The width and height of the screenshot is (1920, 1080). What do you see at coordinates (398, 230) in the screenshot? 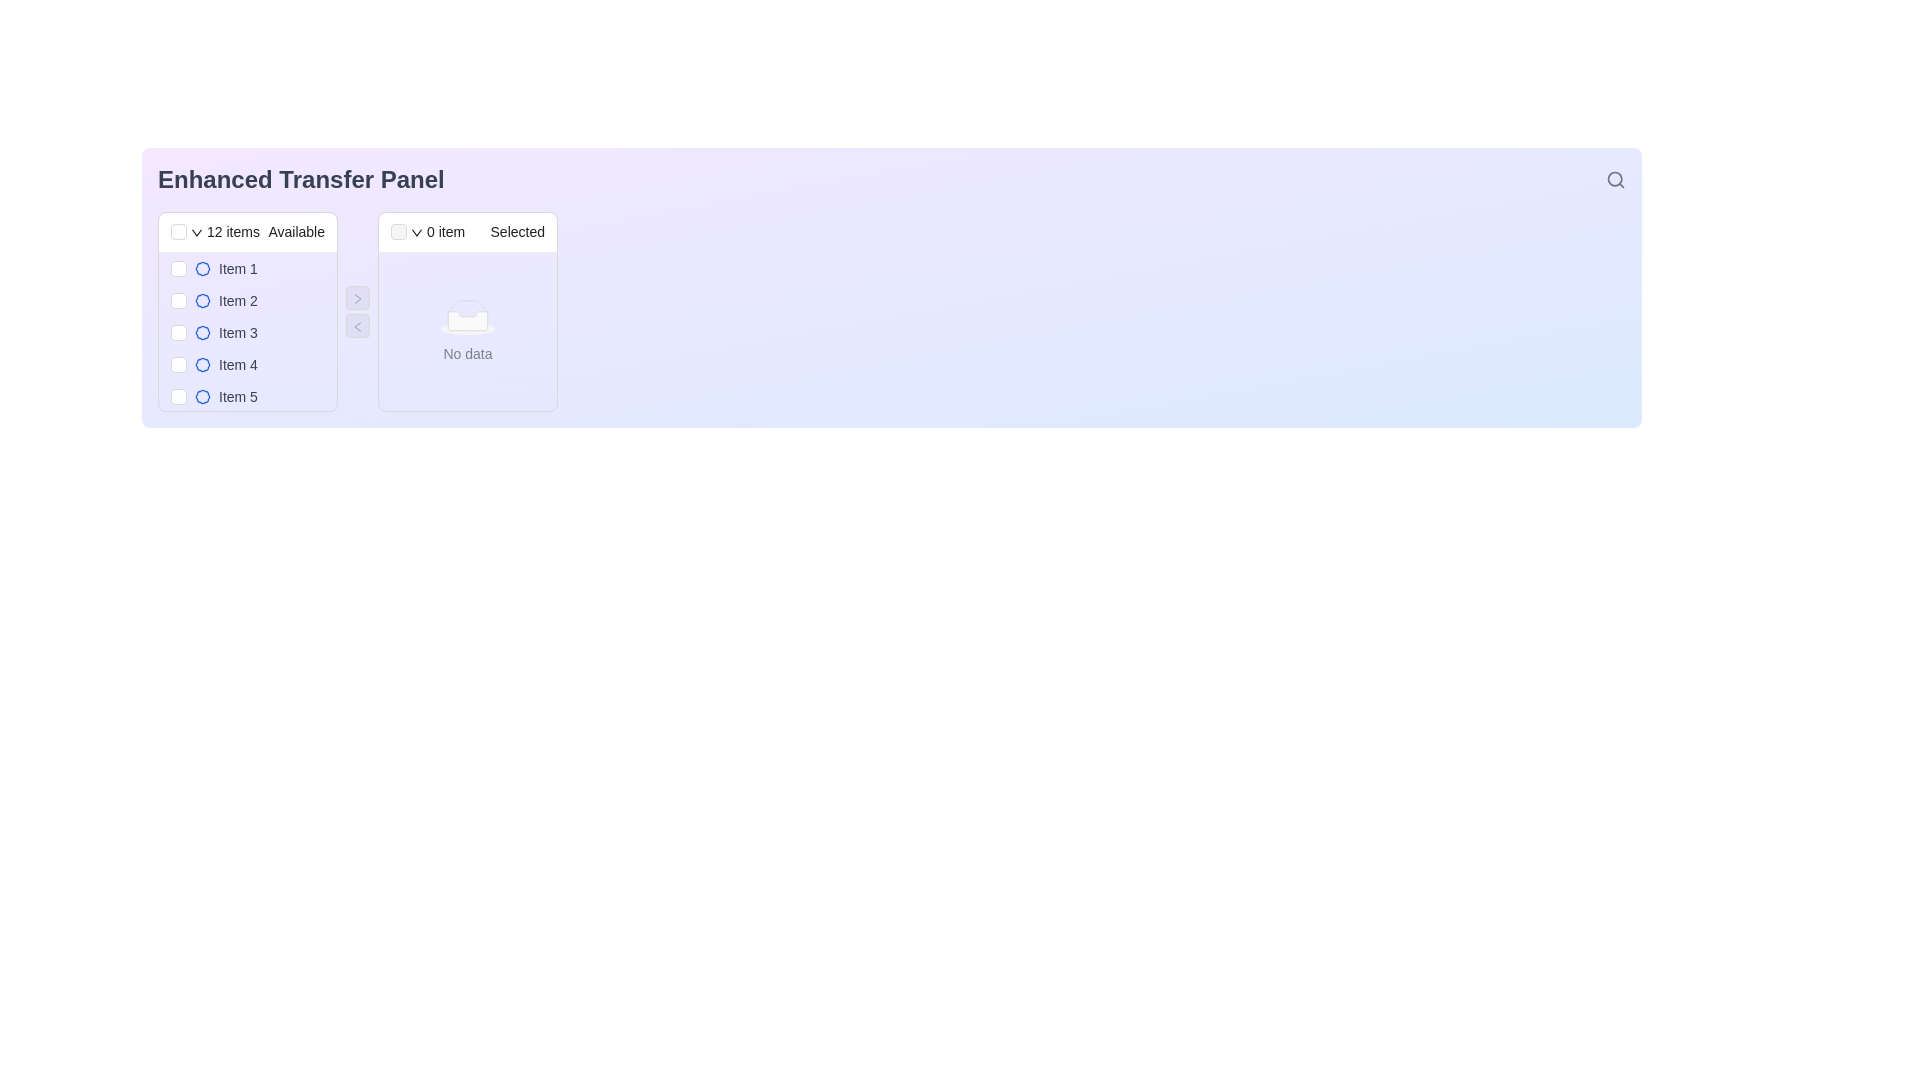
I see `the disabled checkbox located in the header of the 'Selected' list, which is positioned leftmost before the '0 item Selected' text` at bounding box center [398, 230].